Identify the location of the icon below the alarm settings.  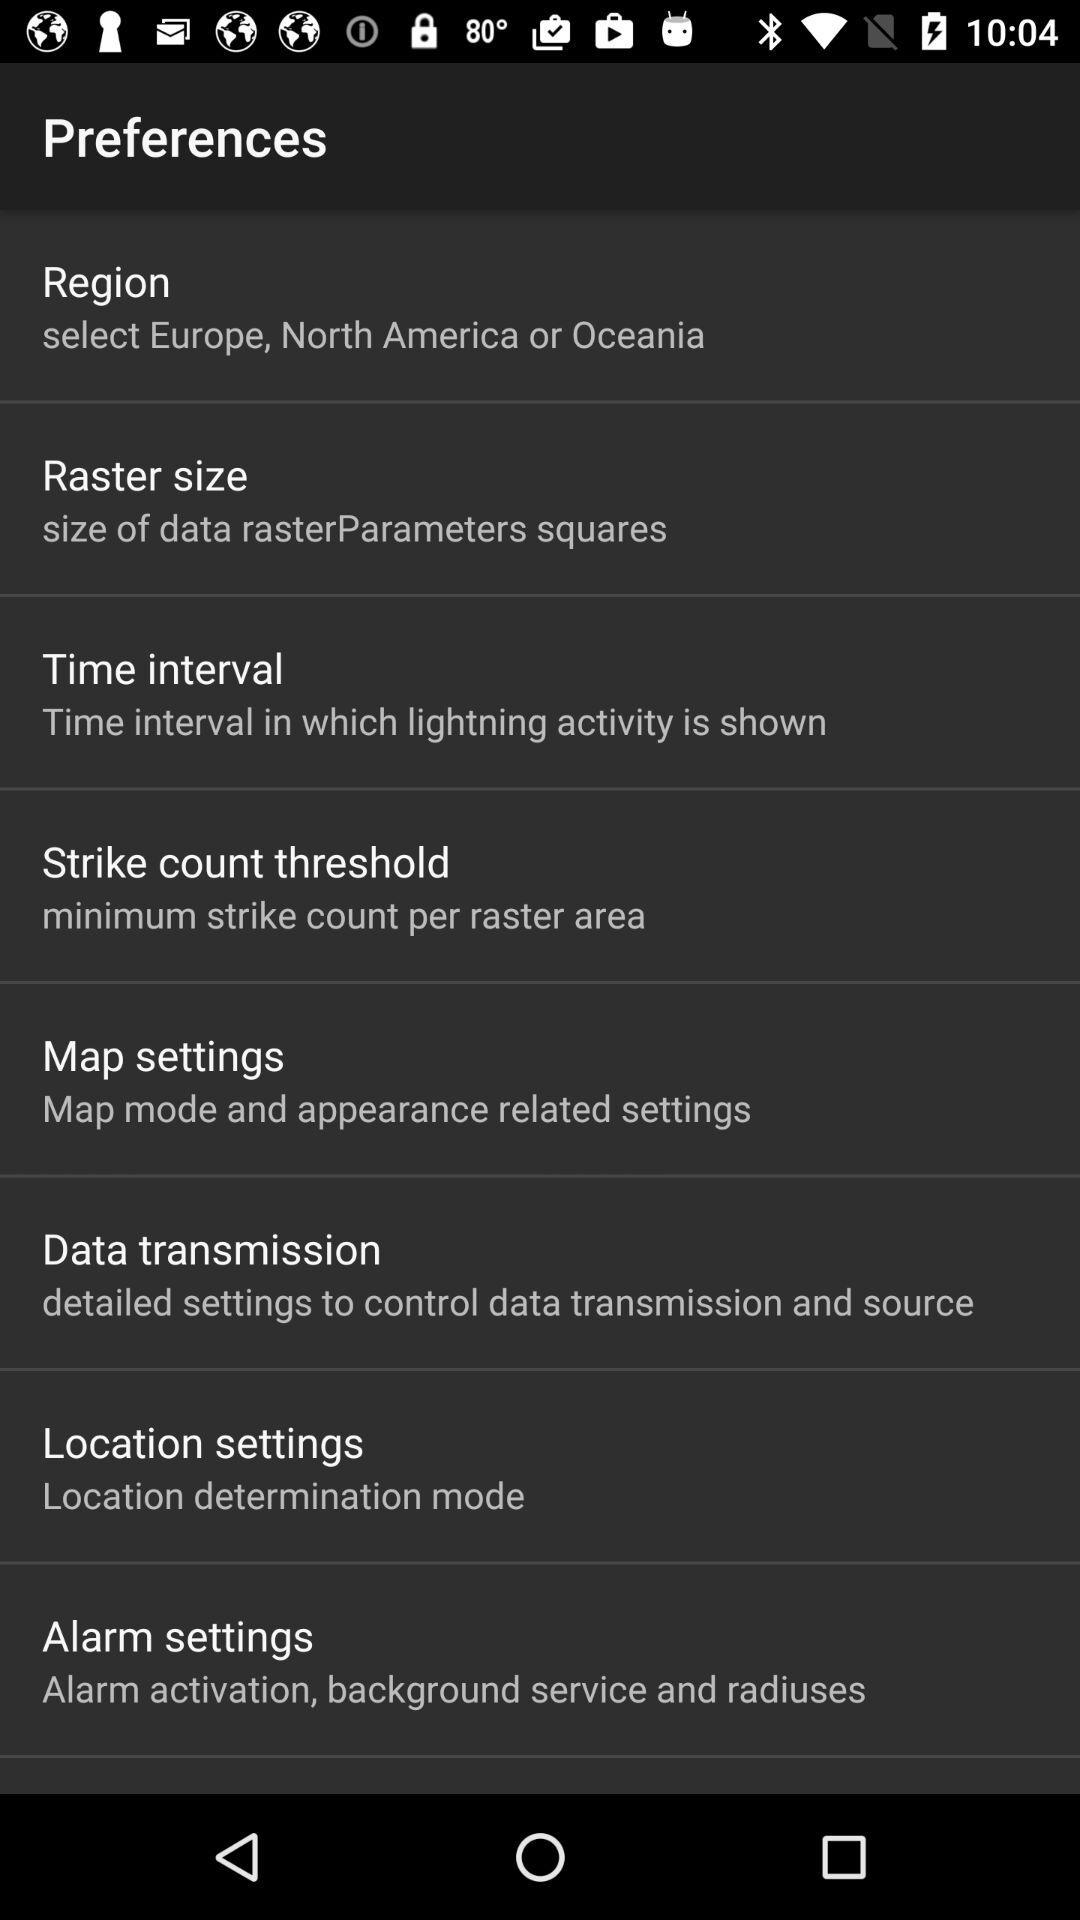
(454, 1687).